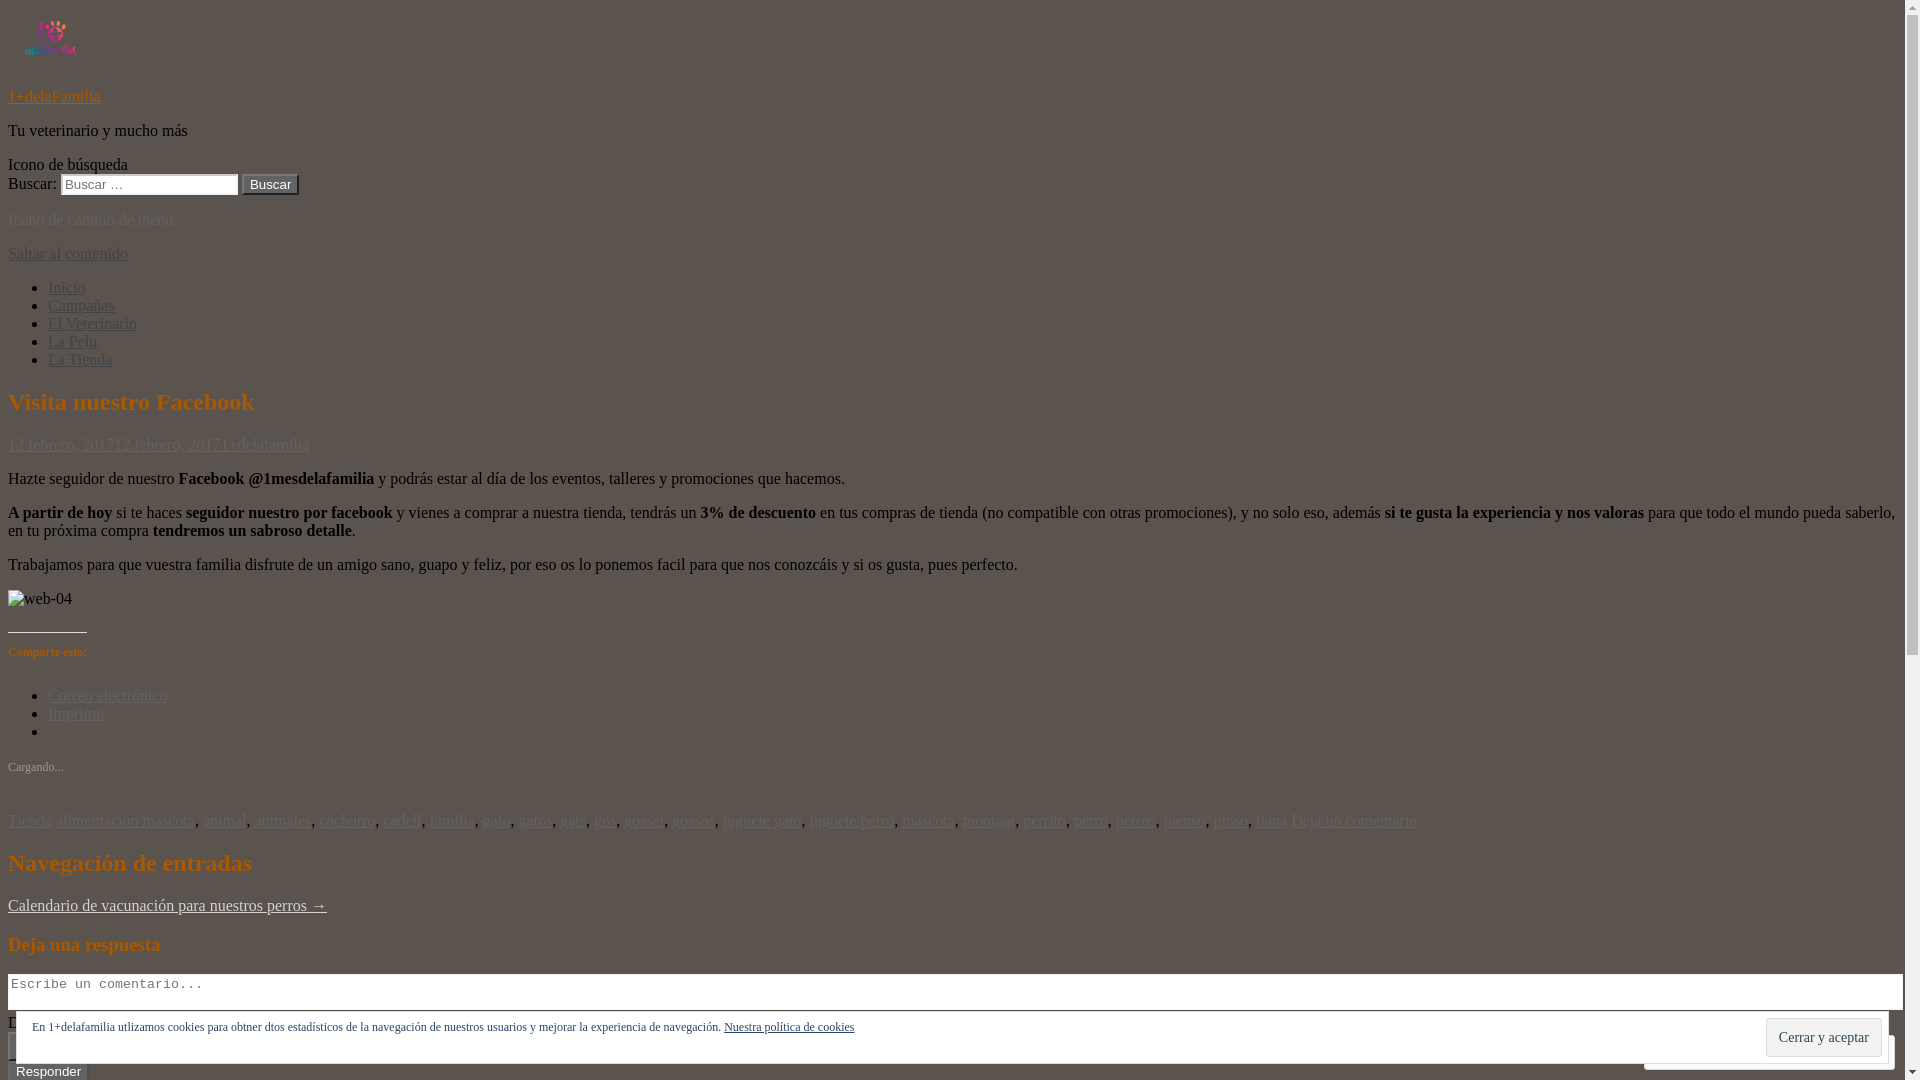 This screenshot has height=1080, width=1920. I want to click on 'familia', so click(451, 820).